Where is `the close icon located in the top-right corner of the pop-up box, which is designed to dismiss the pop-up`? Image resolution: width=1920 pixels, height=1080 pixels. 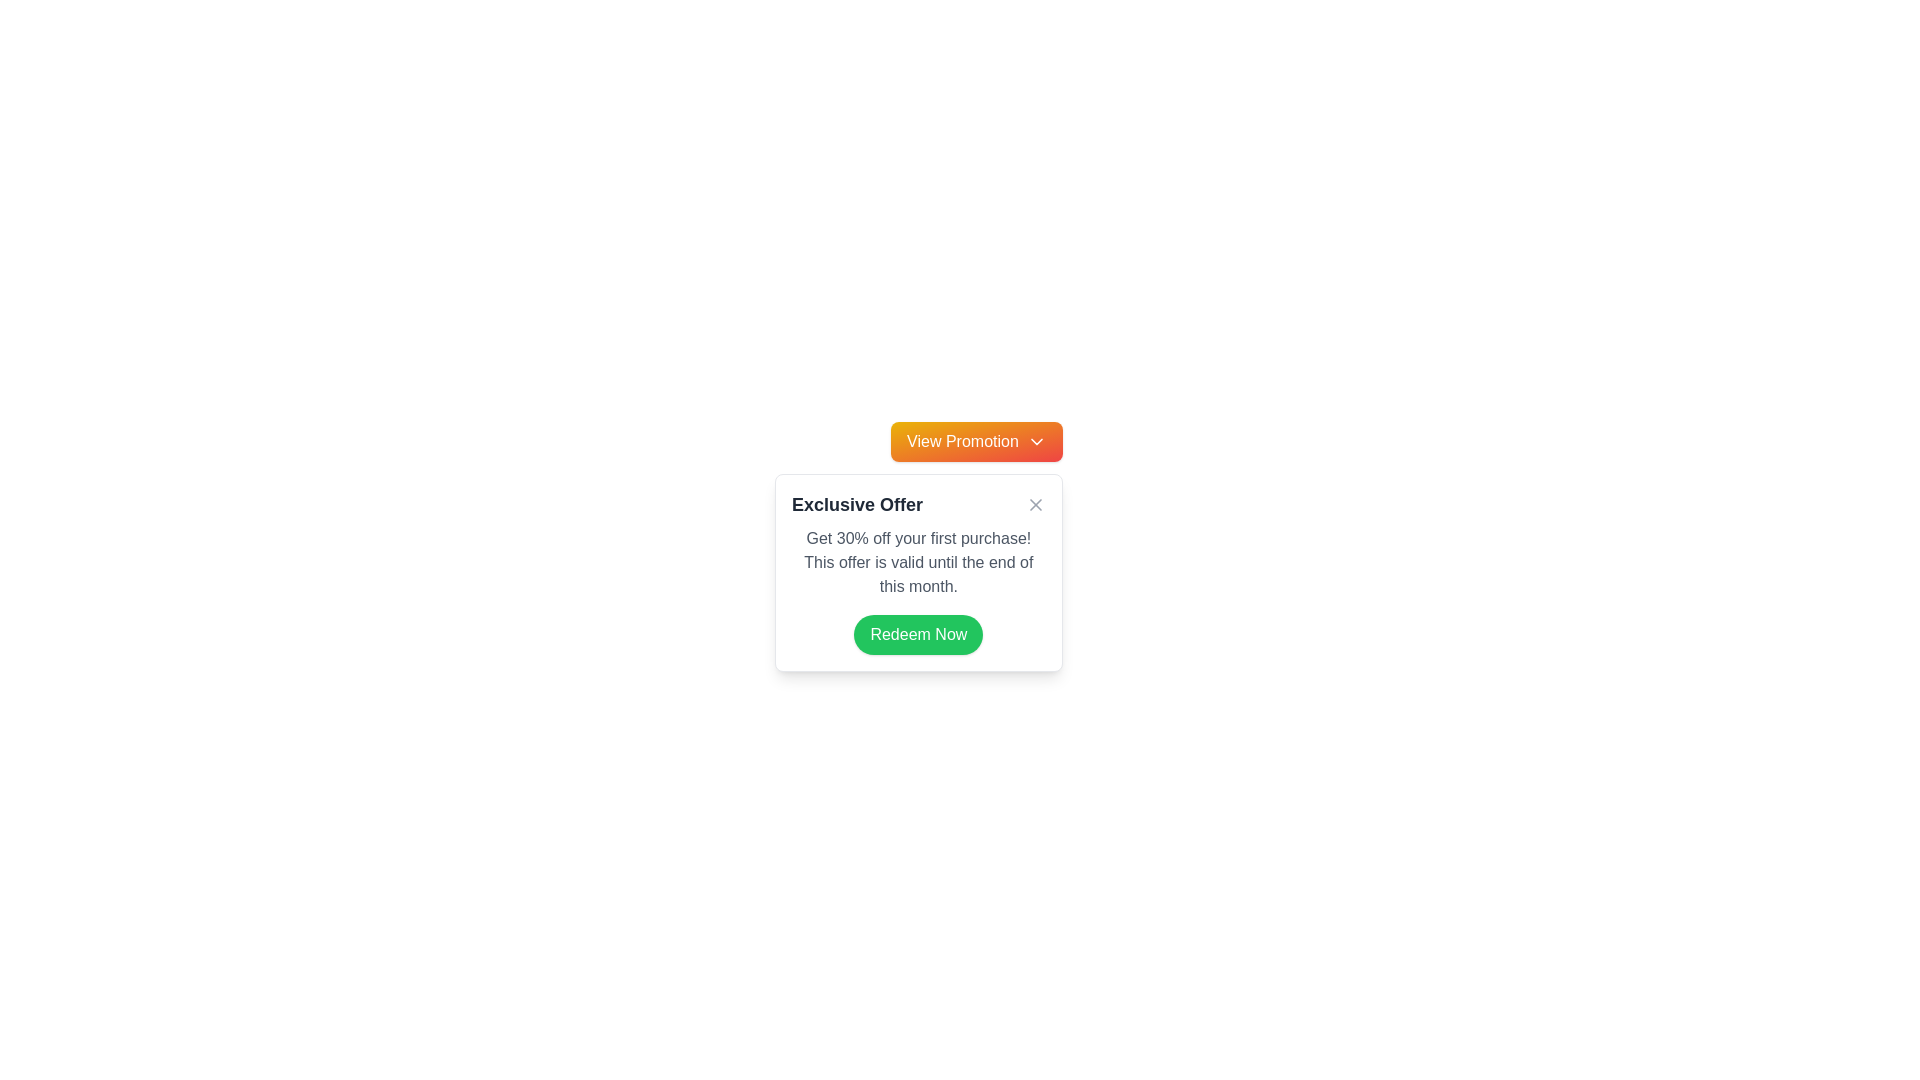
the close icon located in the top-right corner of the pop-up box, which is designed to dismiss the pop-up is located at coordinates (1035, 504).